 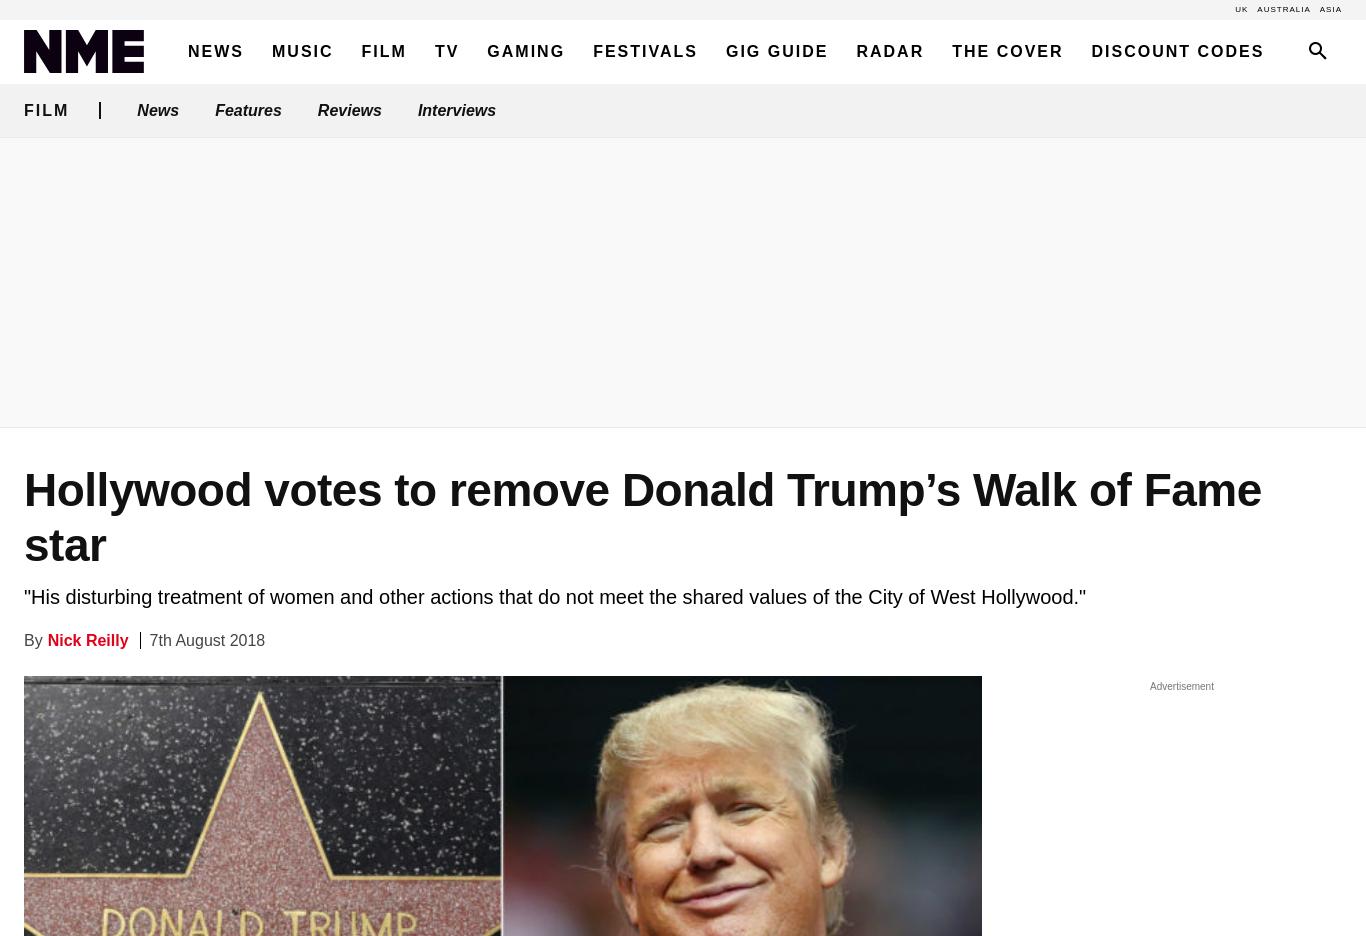 I want to click on 'Gig Guide', so click(x=776, y=51).